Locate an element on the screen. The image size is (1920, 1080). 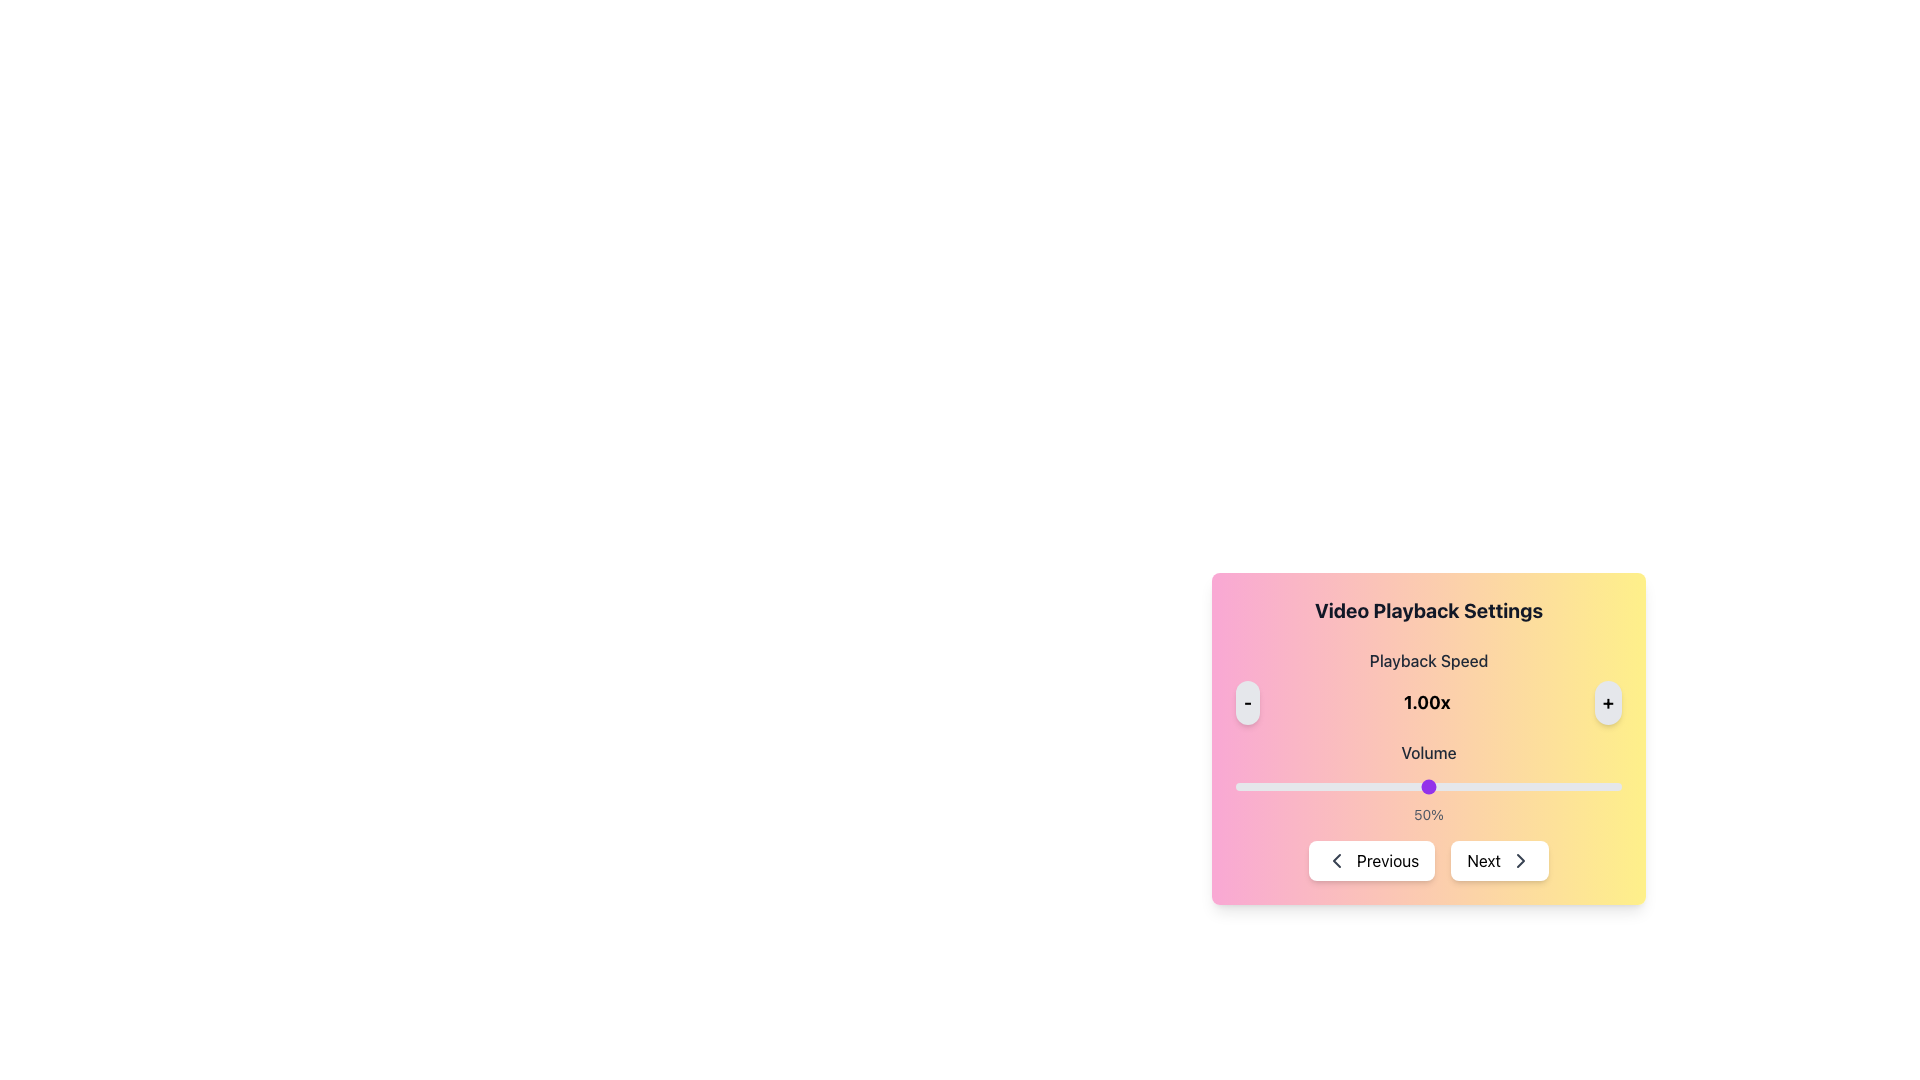
the leftward navigation icon located in the bottom-left corner of the interface above the 'Previous' button is located at coordinates (1337, 859).